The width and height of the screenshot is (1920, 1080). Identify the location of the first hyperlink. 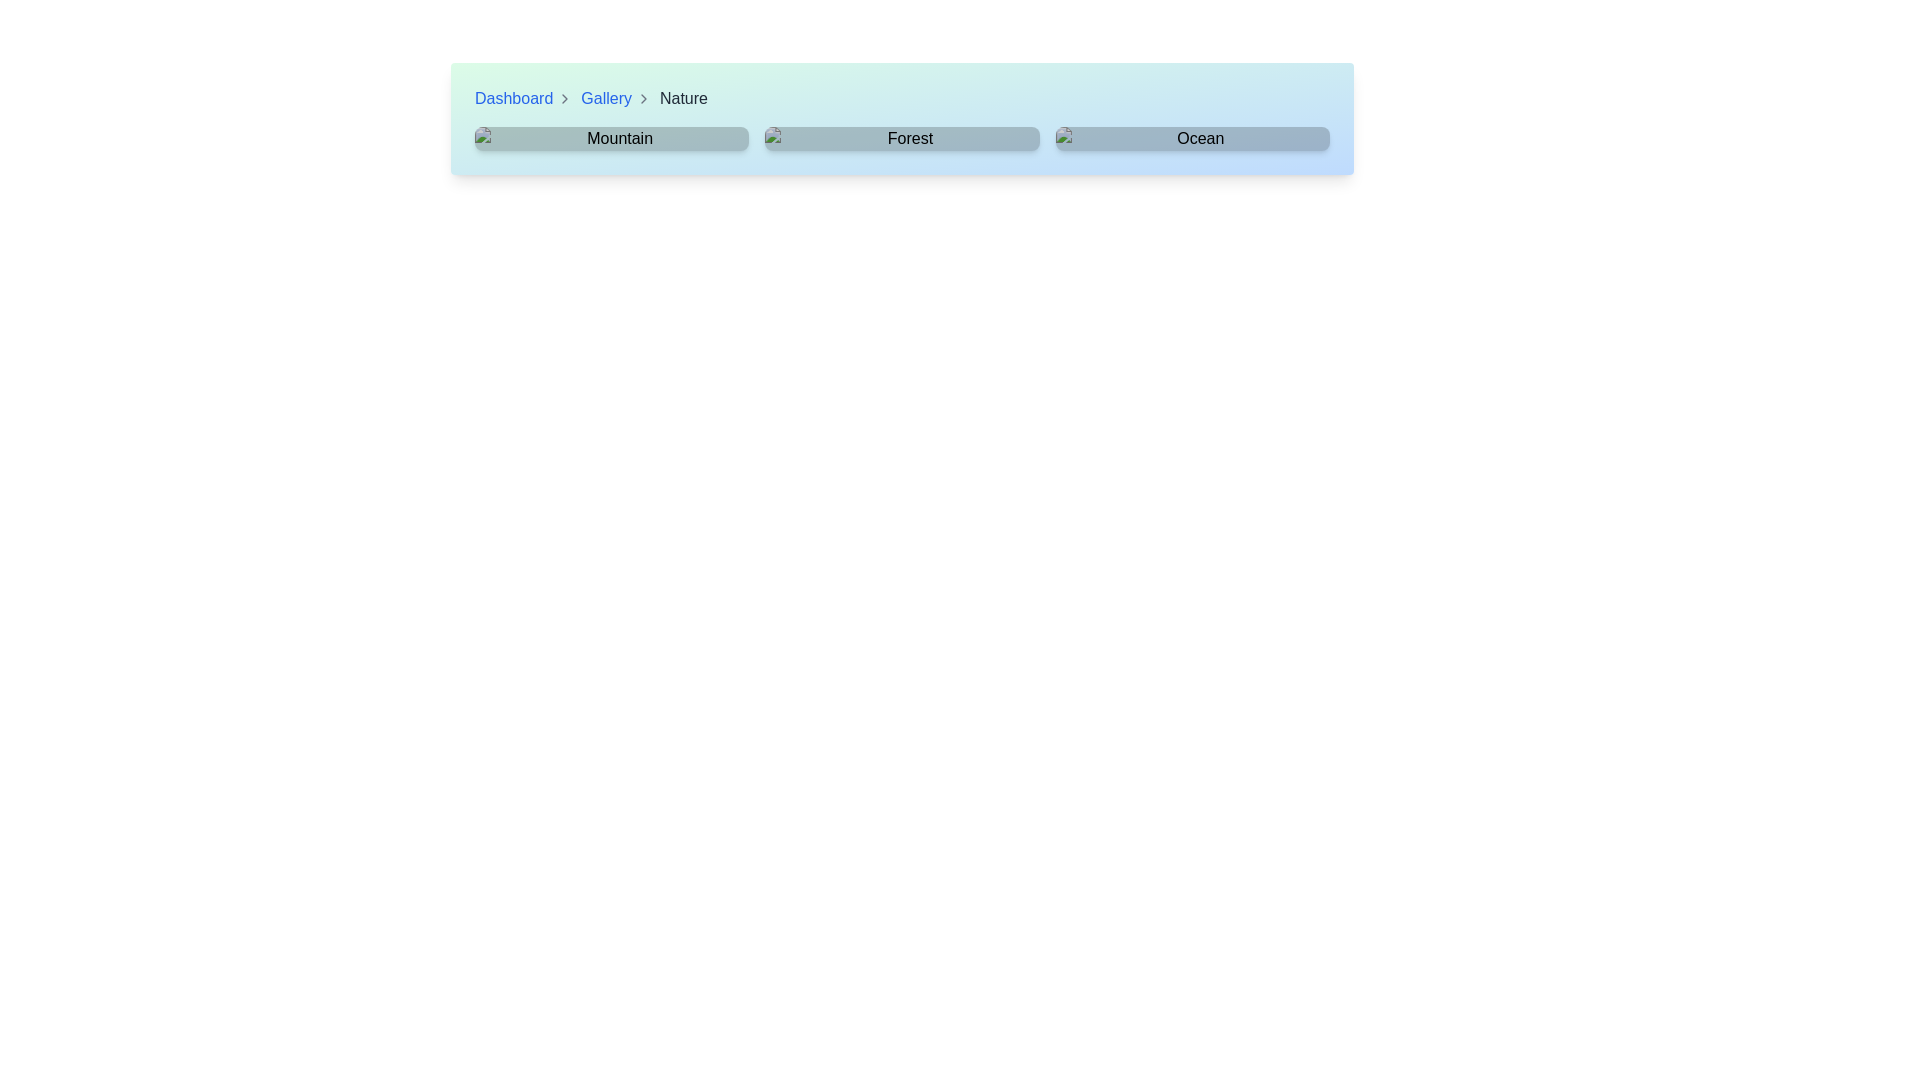
(513, 99).